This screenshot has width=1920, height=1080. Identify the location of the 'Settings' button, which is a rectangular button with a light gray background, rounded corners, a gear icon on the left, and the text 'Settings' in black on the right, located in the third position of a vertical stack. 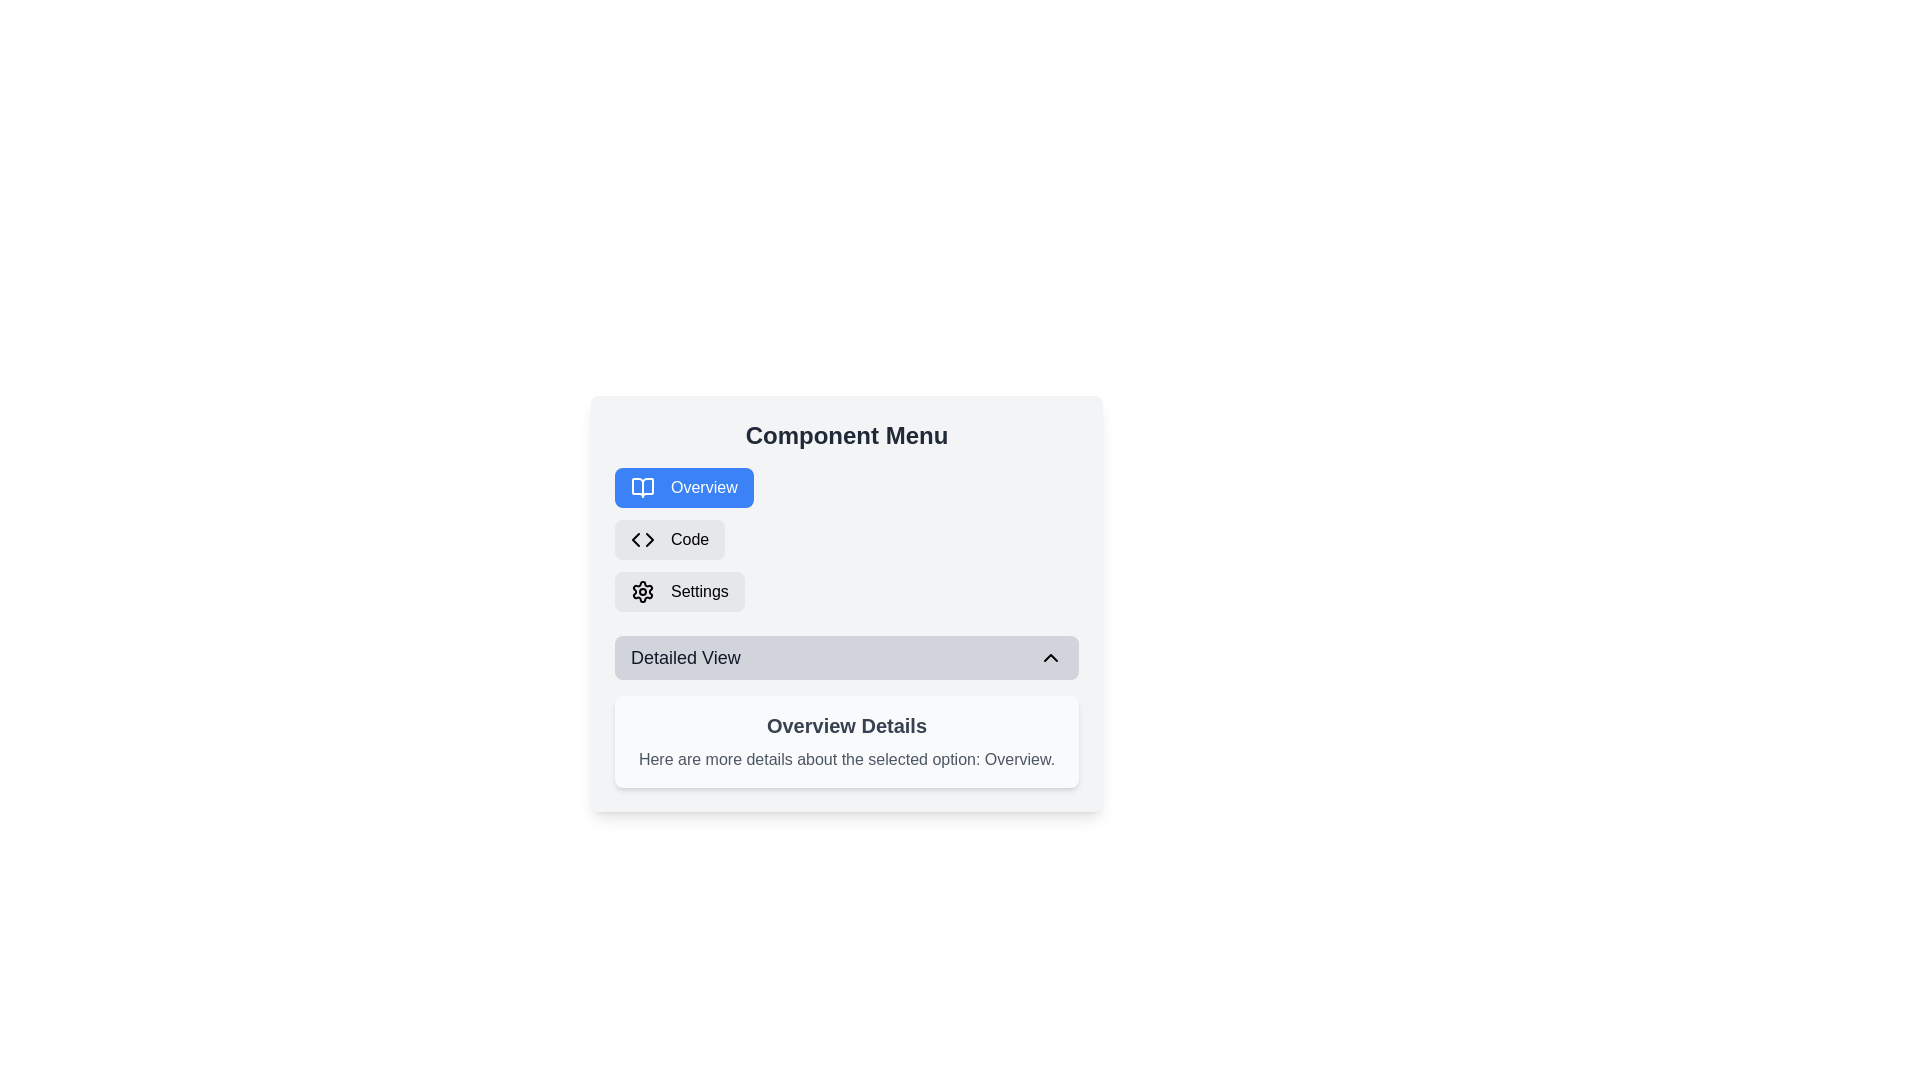
(679, 590).